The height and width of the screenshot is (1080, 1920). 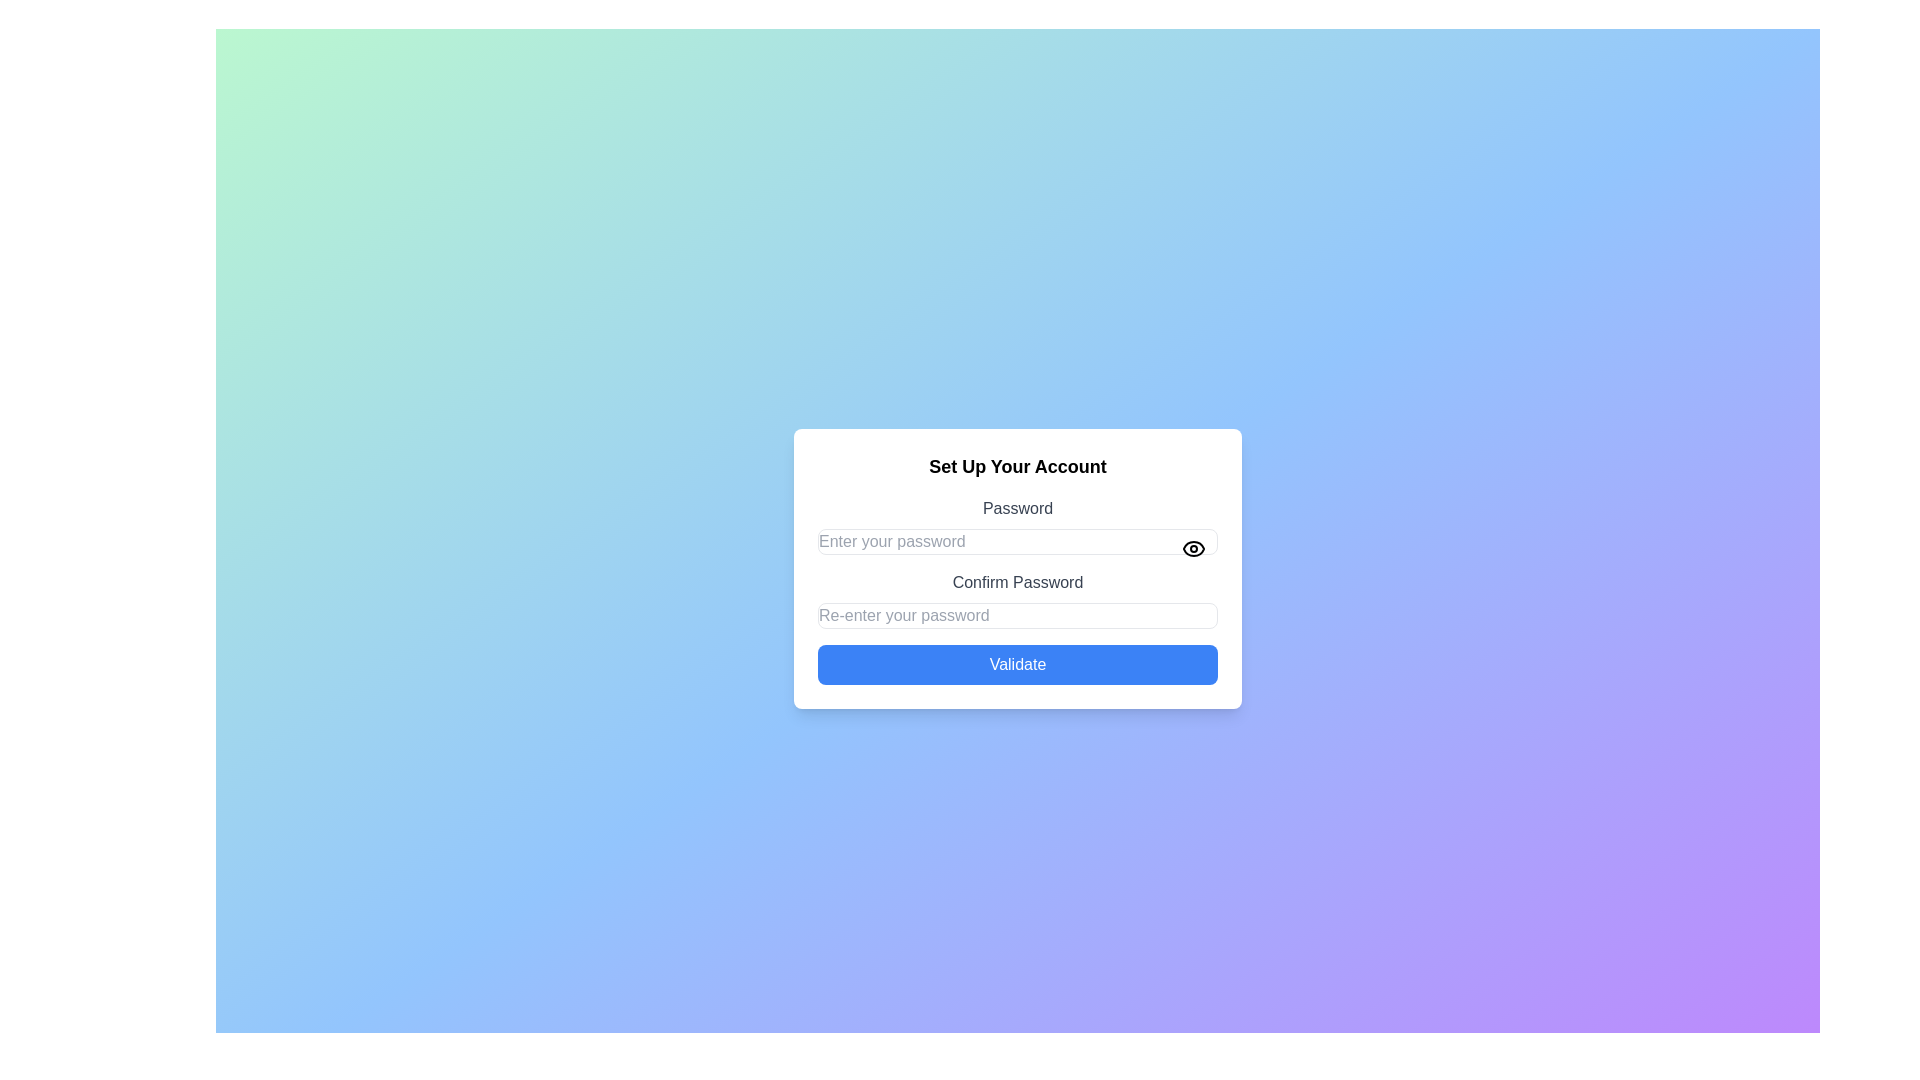 What do you see at coordinates (1017, 466) in the screenshot?
I see `the heading text that serves as the title for the account setup form, located at the top of the form above the password input` at bounding box center [1017, 466].